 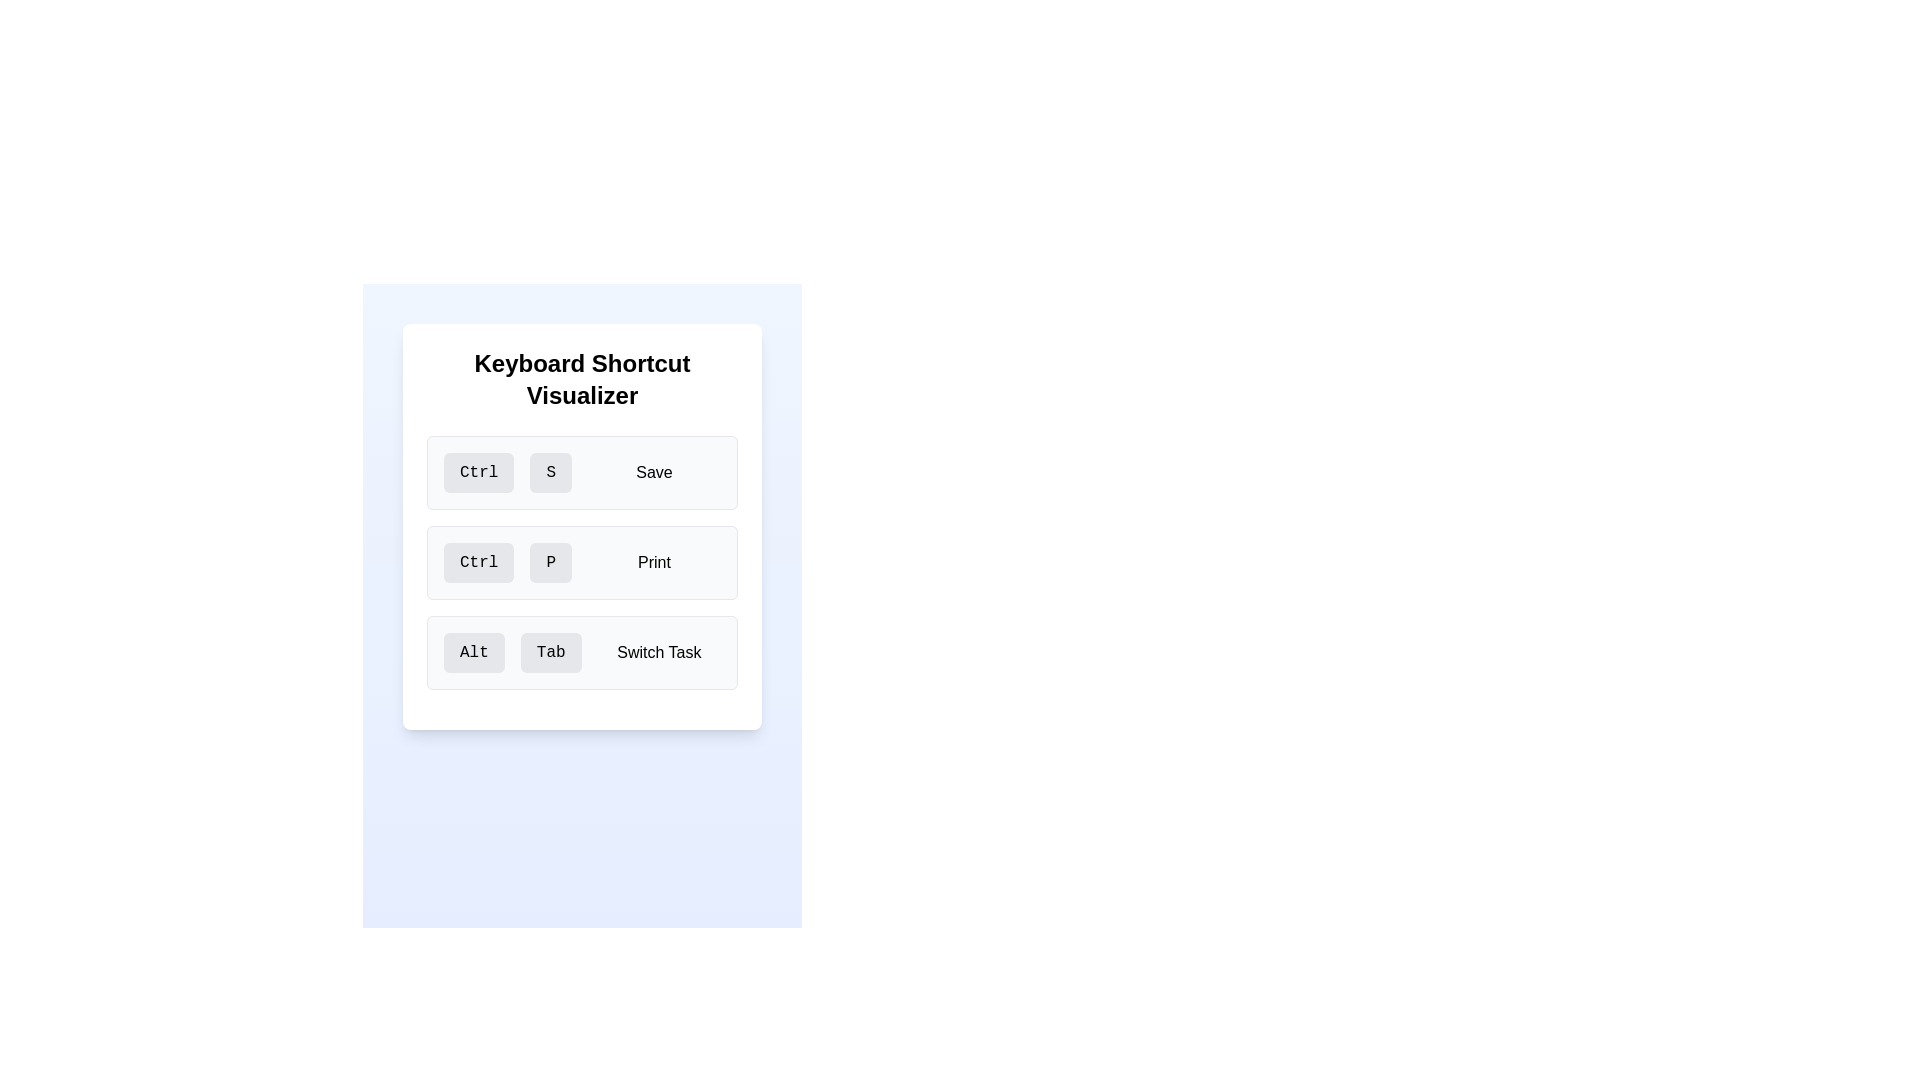 I want to click on the 'Tab' button with a light gray background and black text, which is part of the 'AltTabSwitch Task' group, so click(x=551, y=652).